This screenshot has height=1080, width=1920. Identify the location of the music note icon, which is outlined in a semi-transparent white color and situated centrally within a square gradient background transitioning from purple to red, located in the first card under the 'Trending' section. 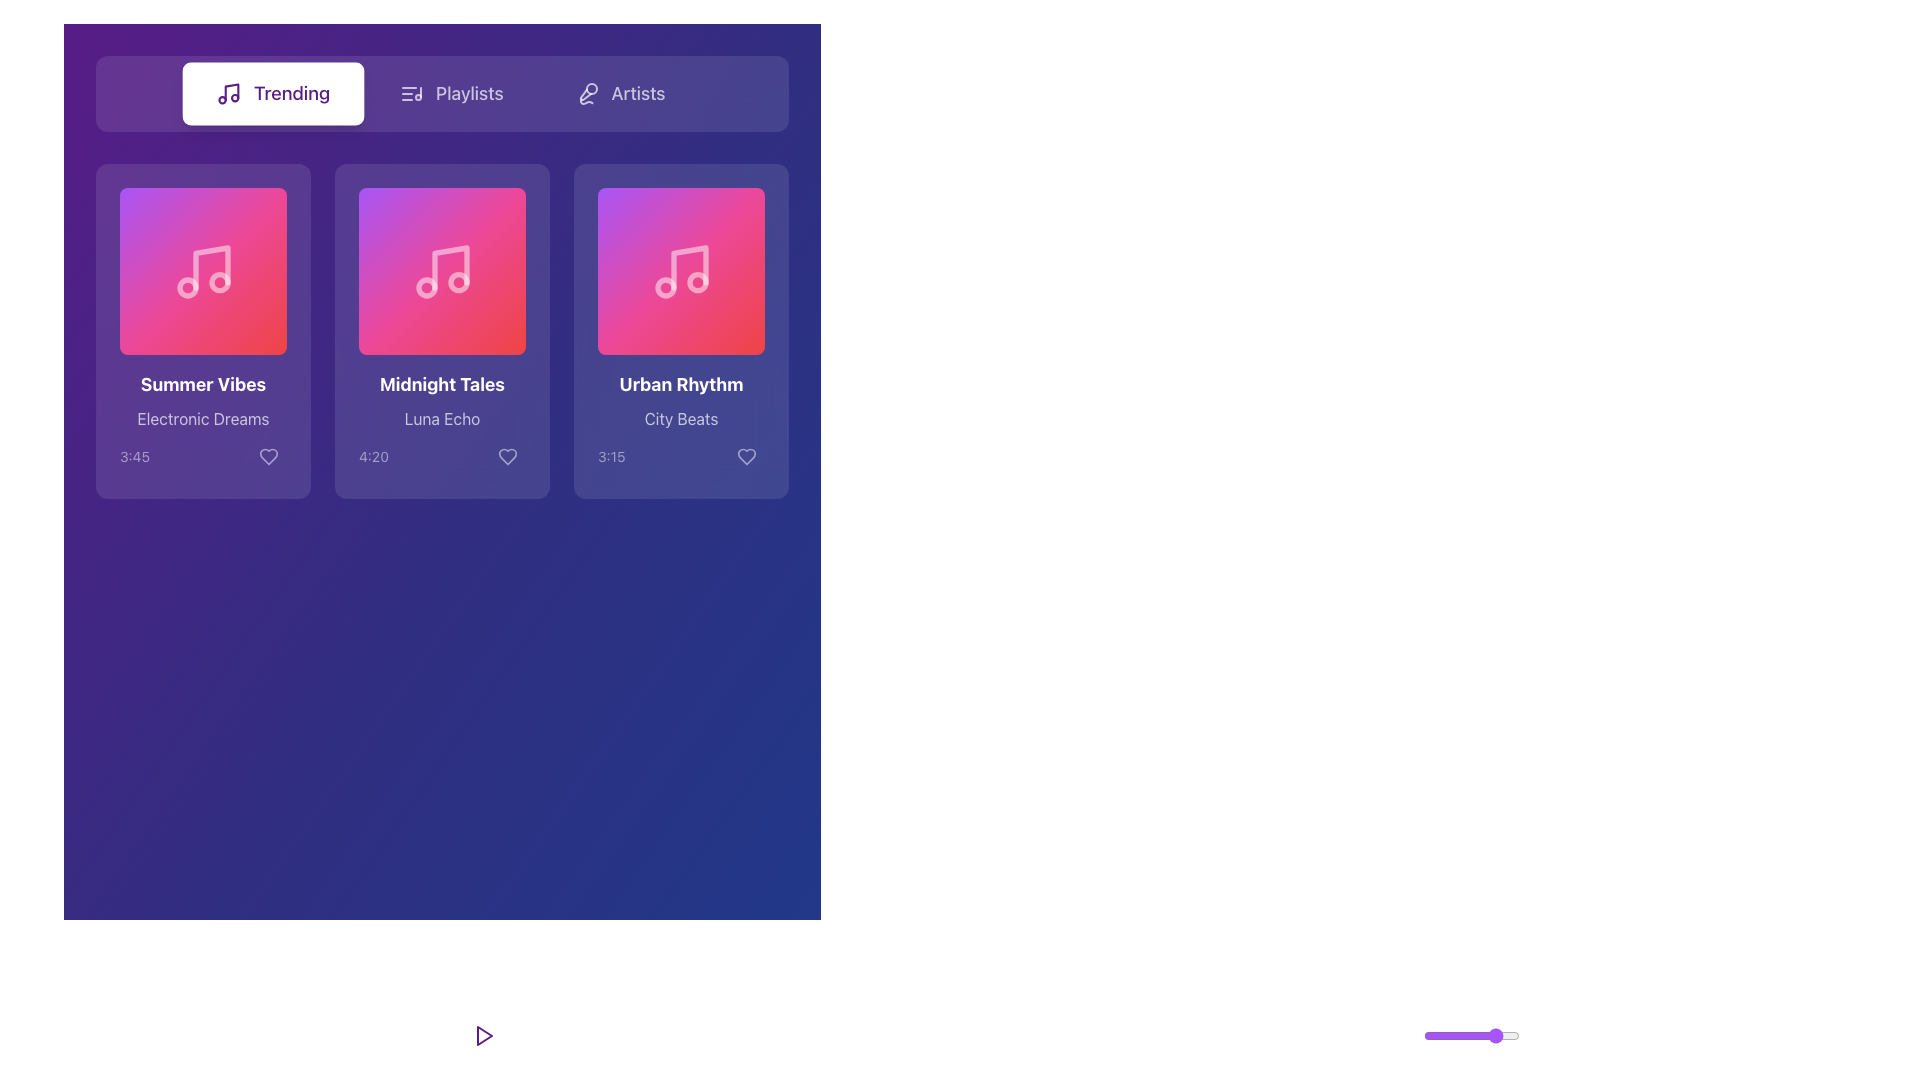
(203, 271).